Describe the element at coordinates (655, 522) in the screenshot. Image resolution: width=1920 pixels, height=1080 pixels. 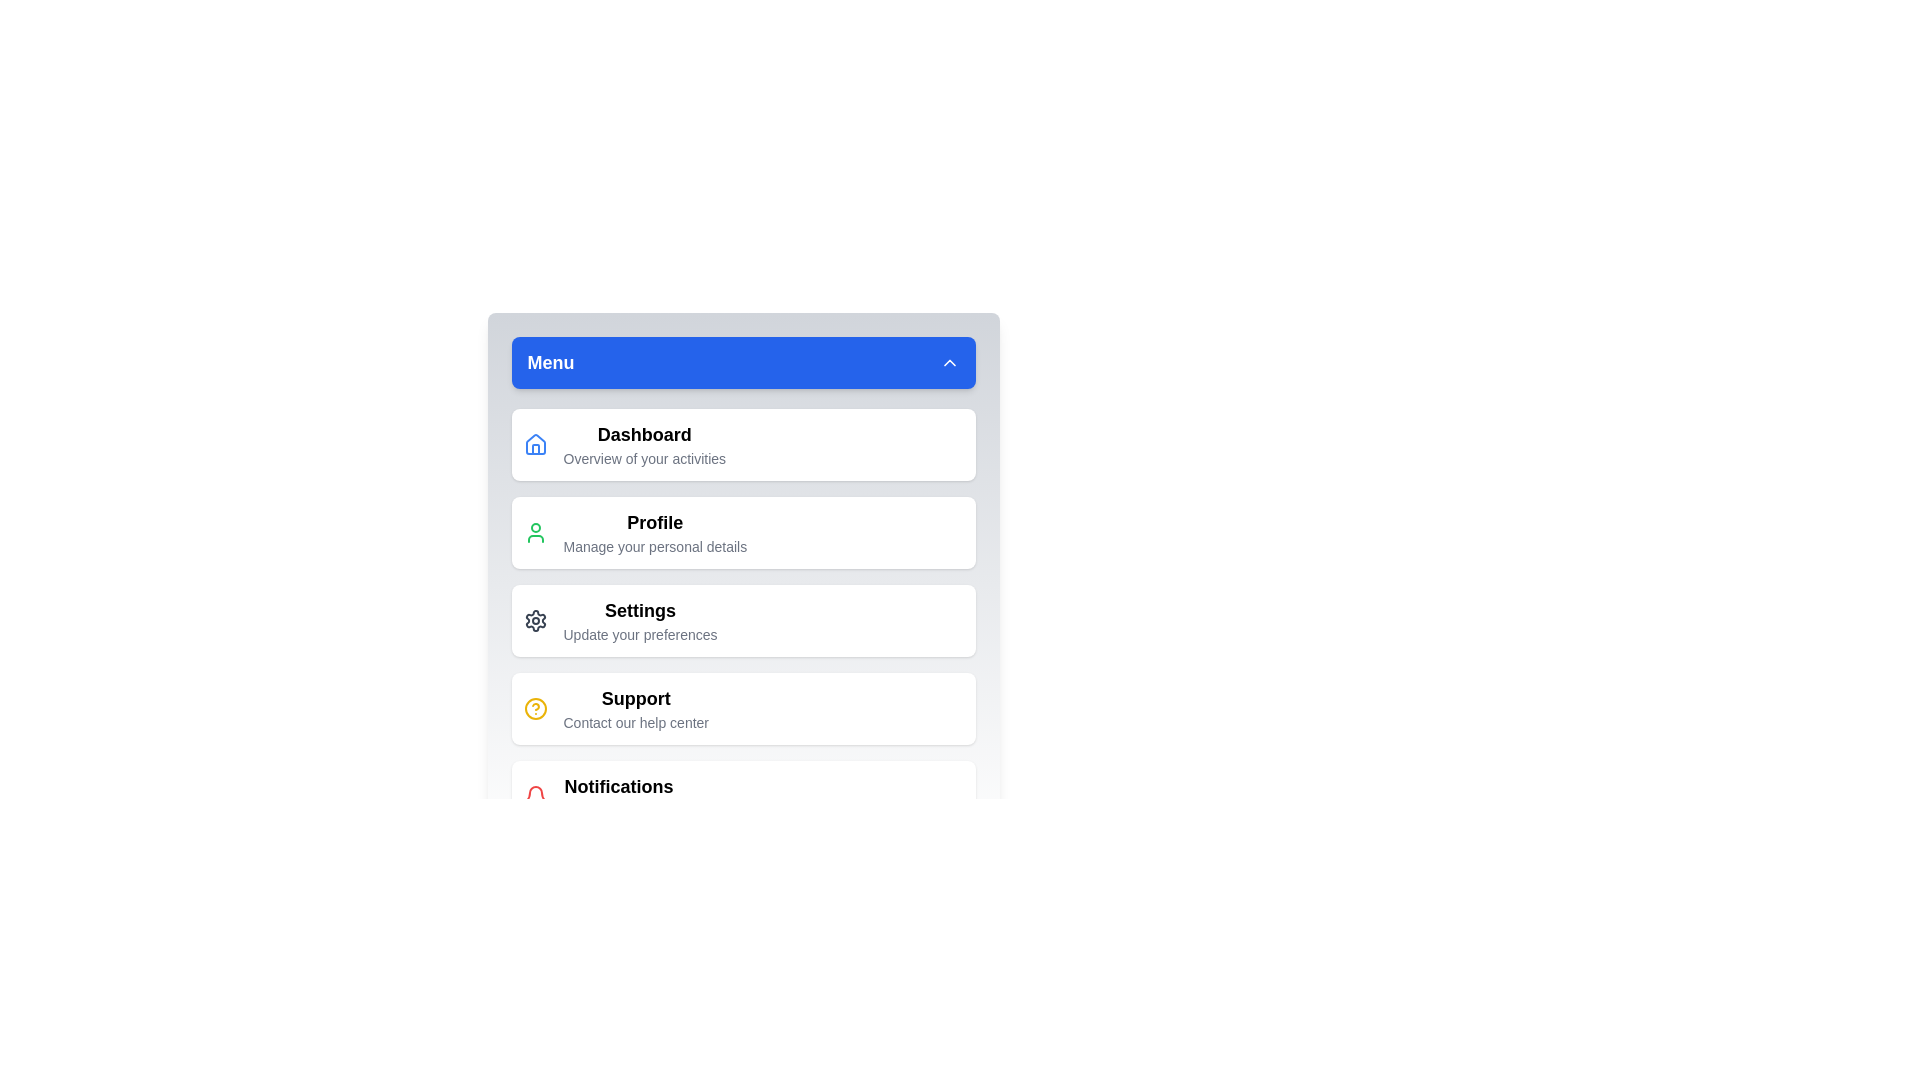
I see `the bold text label 'Profile' in the left navigation pane, which is styled with a strong typeface and black color` at that location.